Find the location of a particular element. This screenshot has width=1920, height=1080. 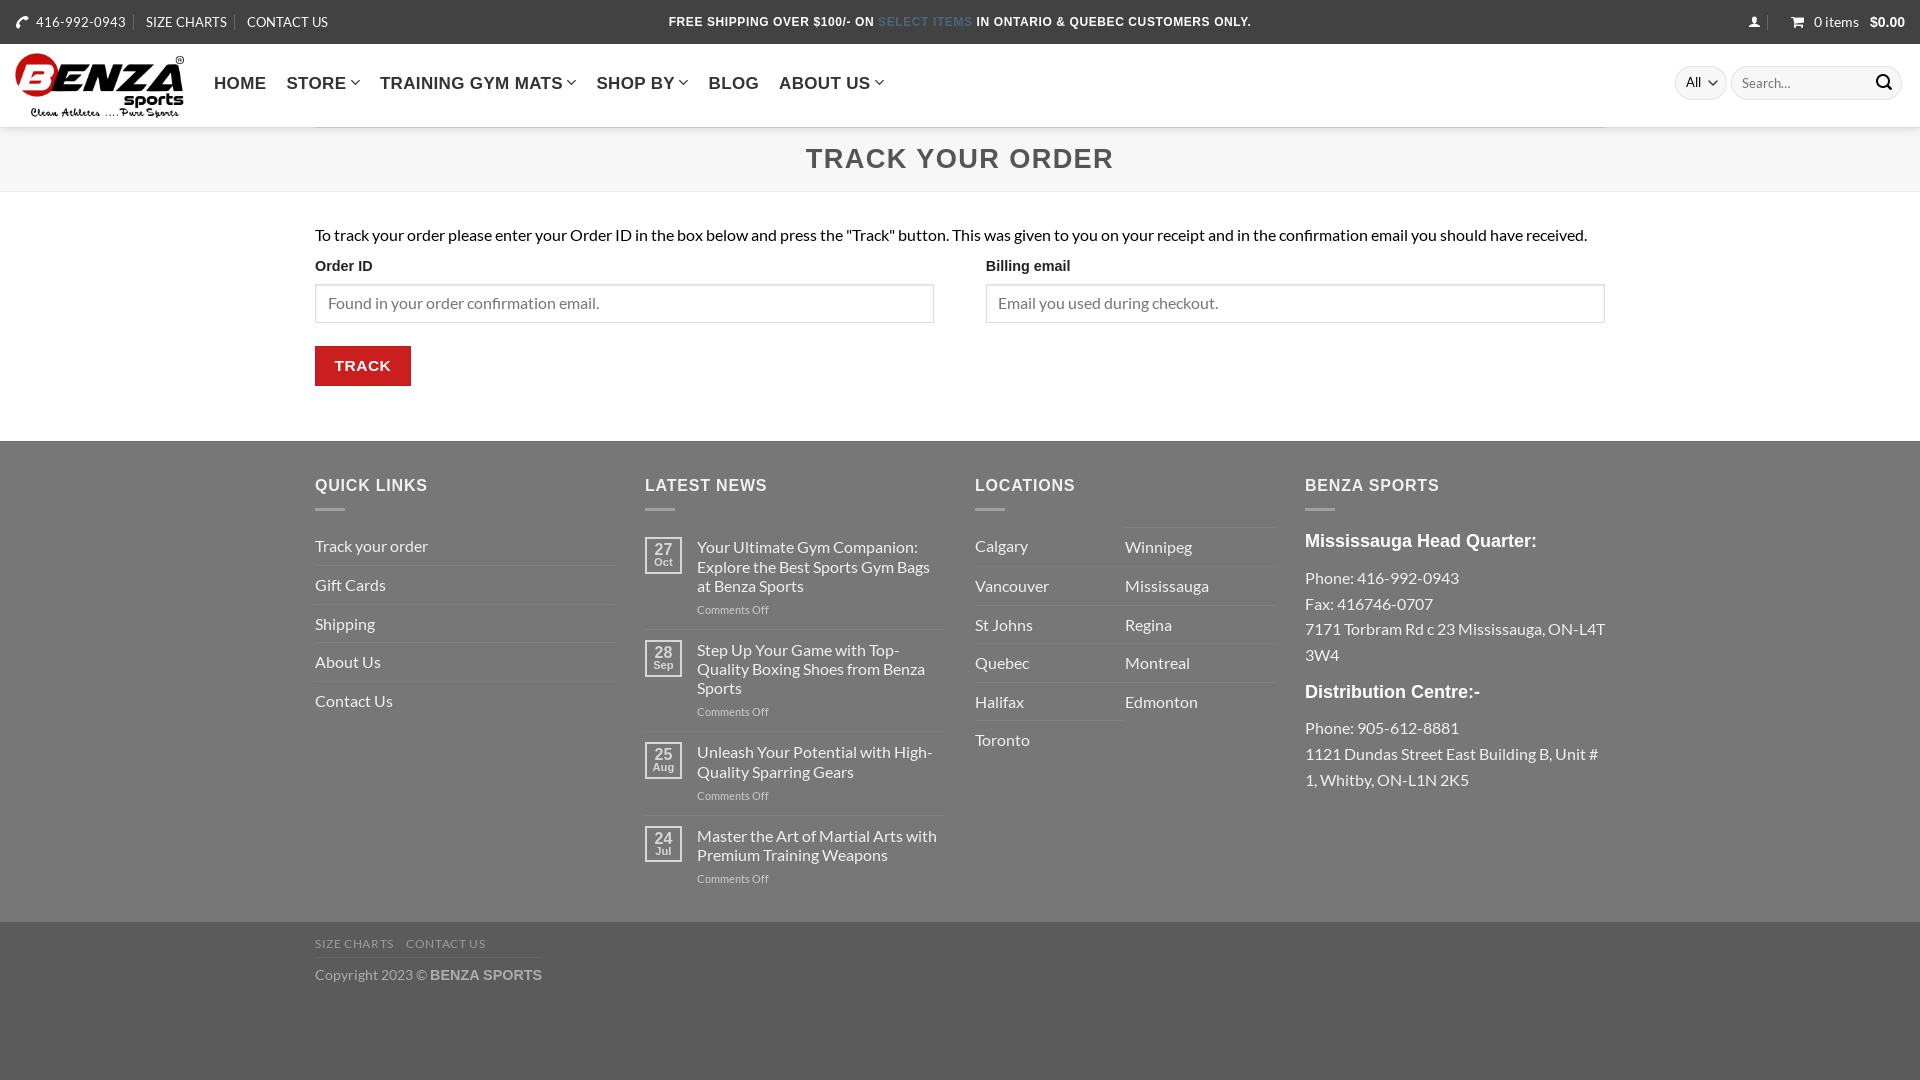

'HOME' is located at coordinates (240, 82).